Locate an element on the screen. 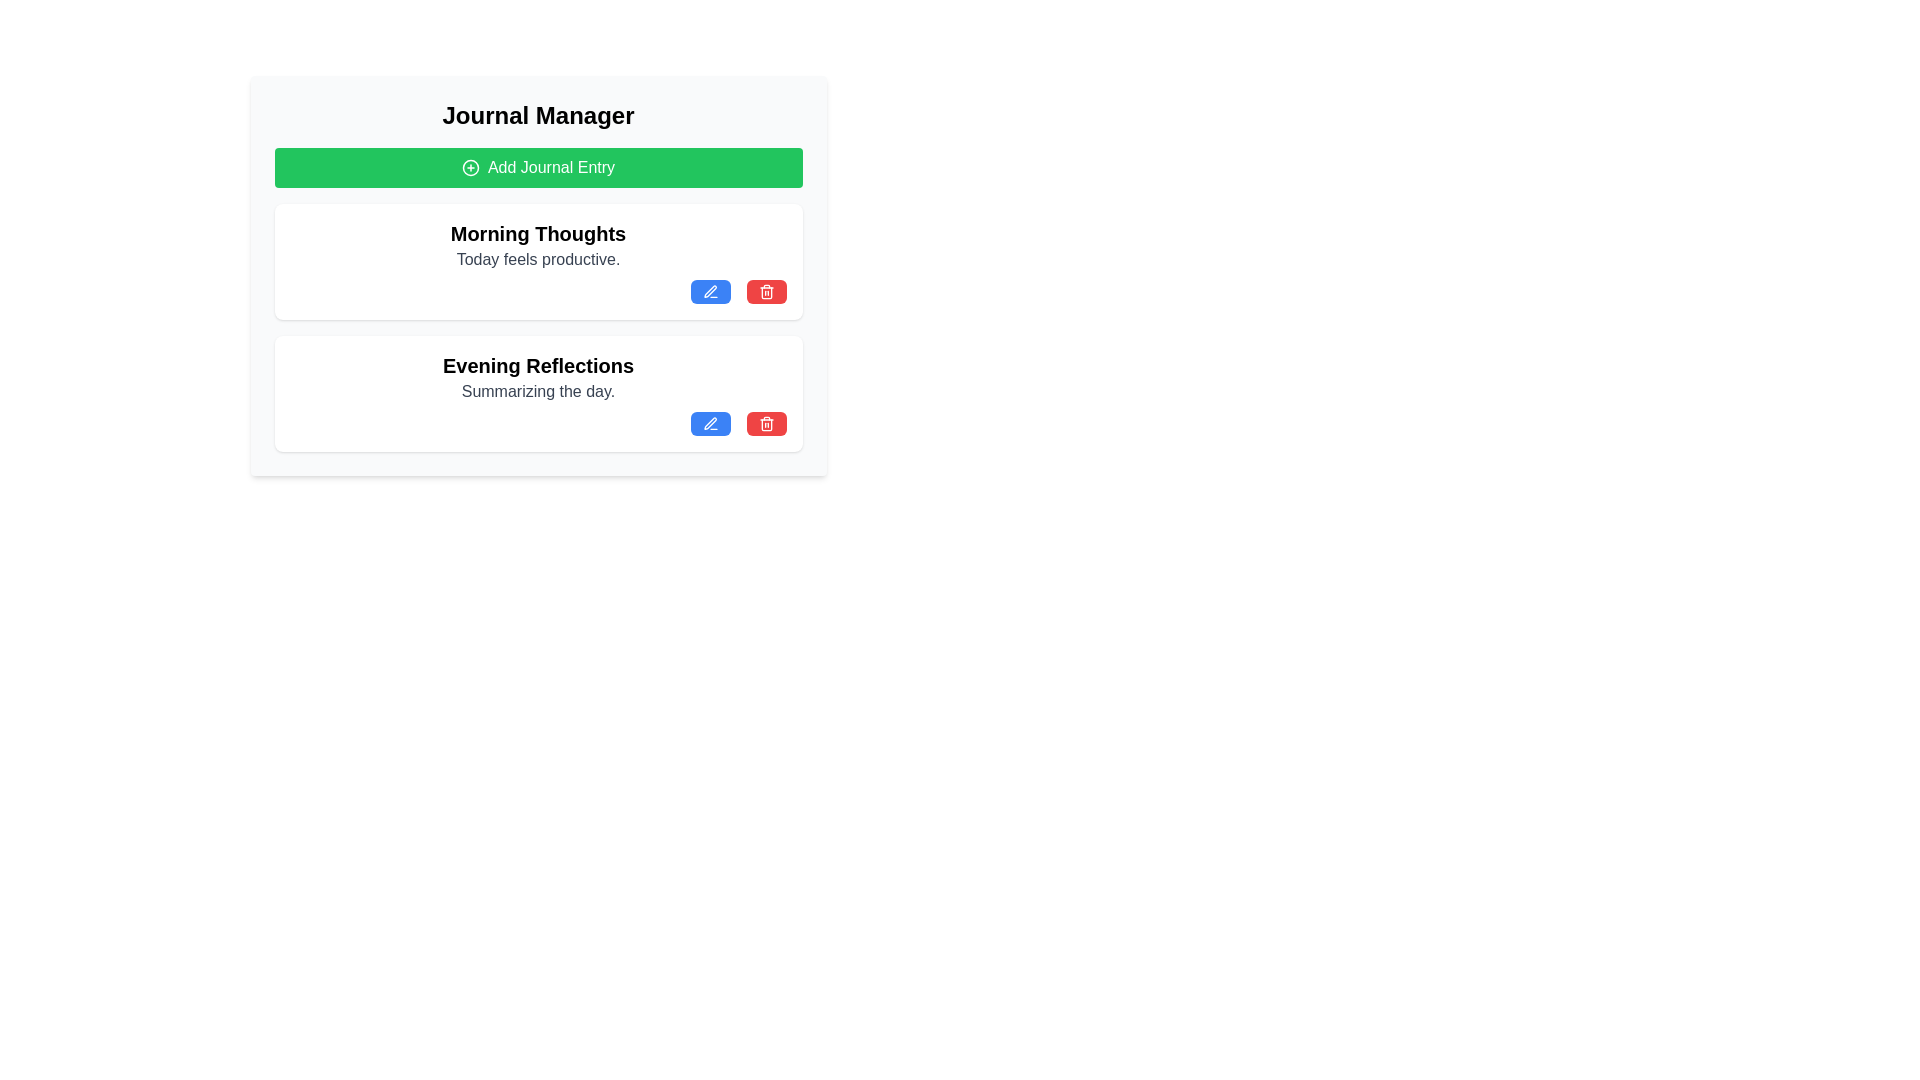 This screenshot has height=1080, width=1920. the text label reading 'Today feels productive.' which is located beneath the heading 'Morning Thoughts' in a card layout is located at coordinates (538, 258).